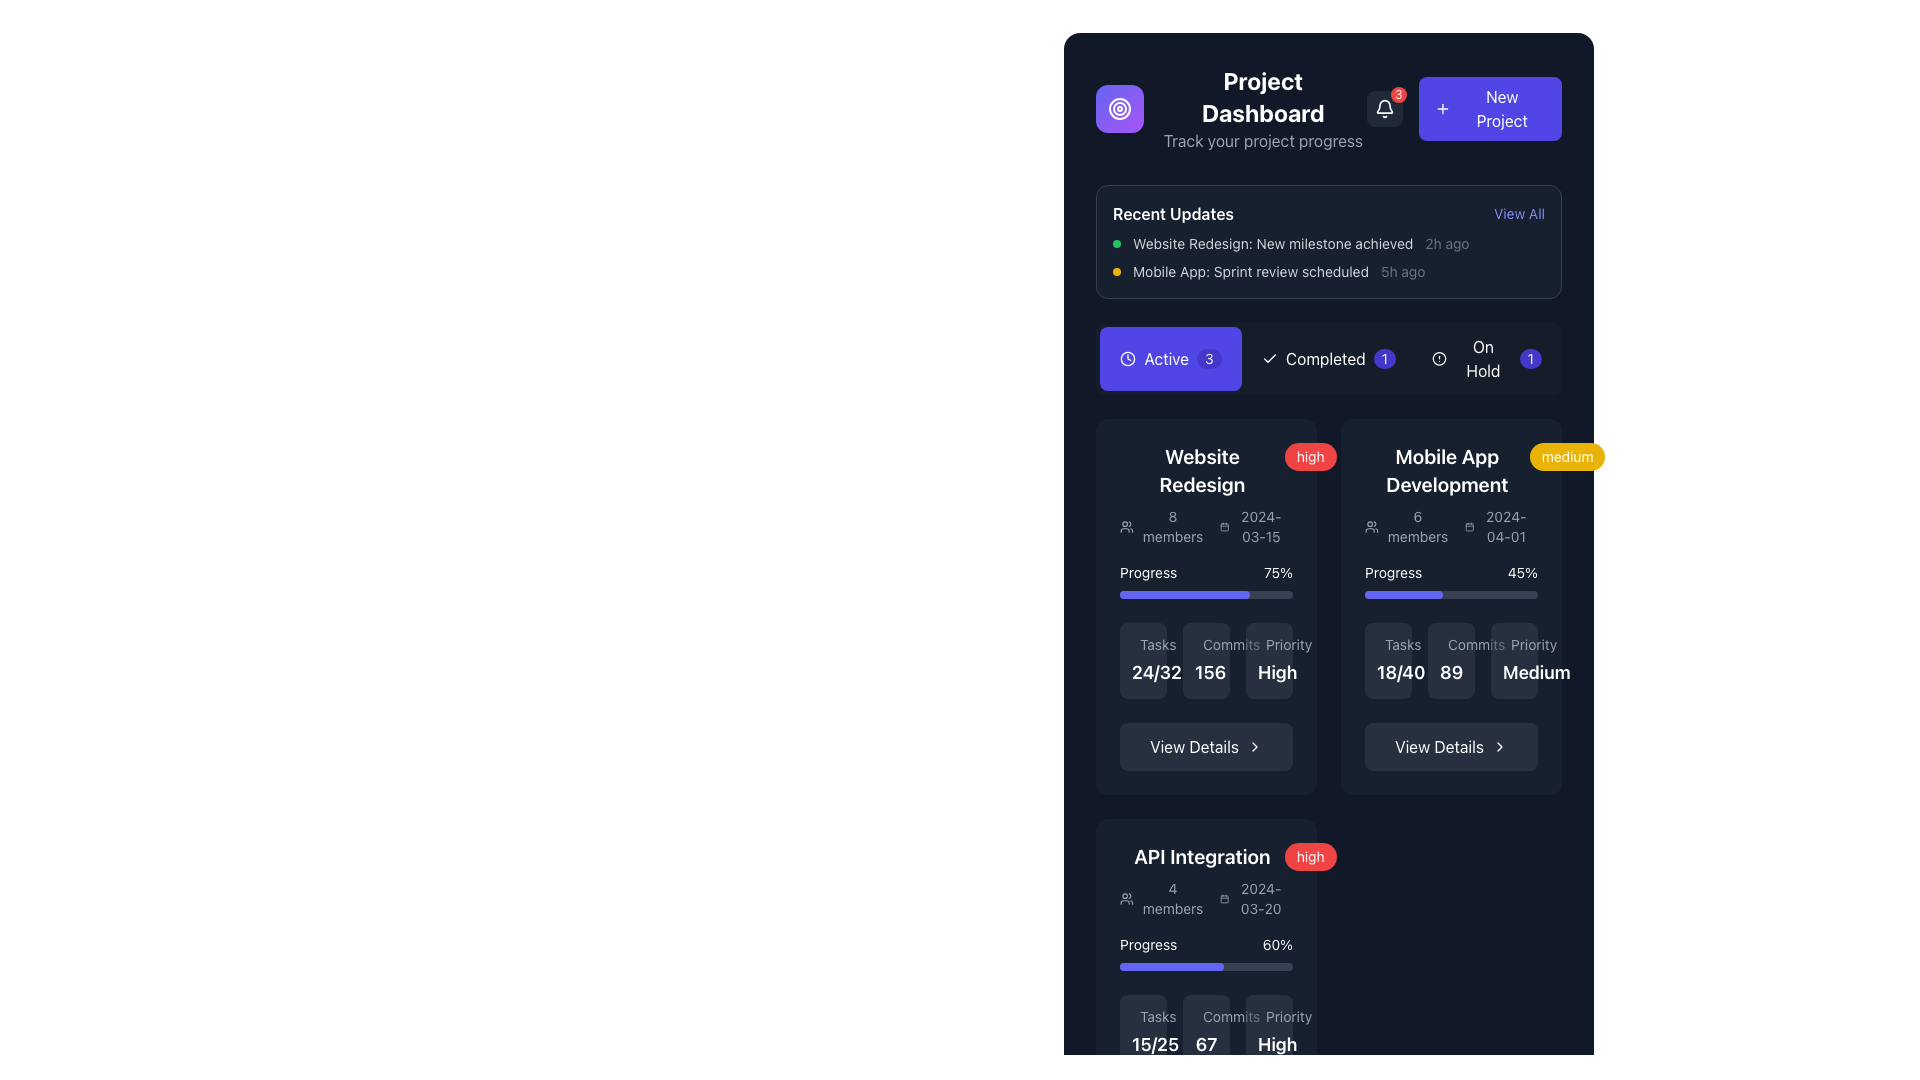 The image size is (1920, 1080). What do you see at coordinates (1184, 593) in the screenshot?
I see `the horizontal progress bar indicating 75% completion within the 'Website Redesign' project progress card` at bounding box center [1184, 593].